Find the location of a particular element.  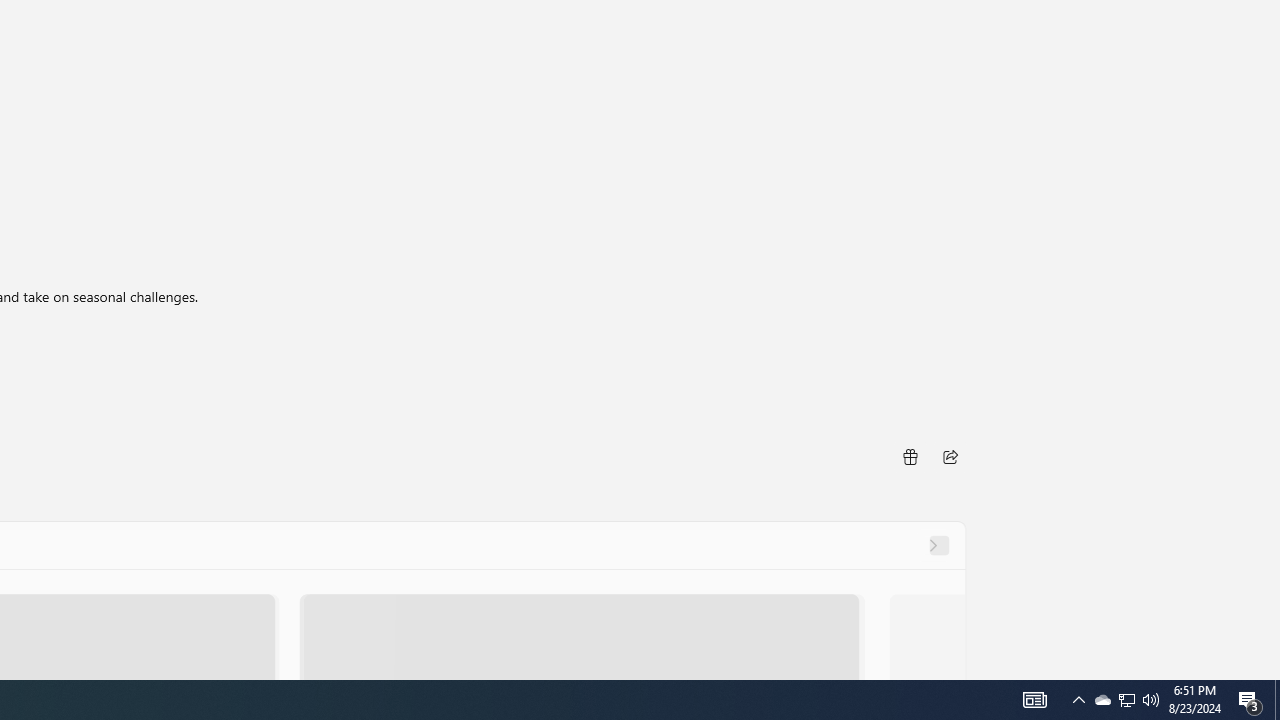

'Vertical Small Increase' is located at coordinates (1271, 672).